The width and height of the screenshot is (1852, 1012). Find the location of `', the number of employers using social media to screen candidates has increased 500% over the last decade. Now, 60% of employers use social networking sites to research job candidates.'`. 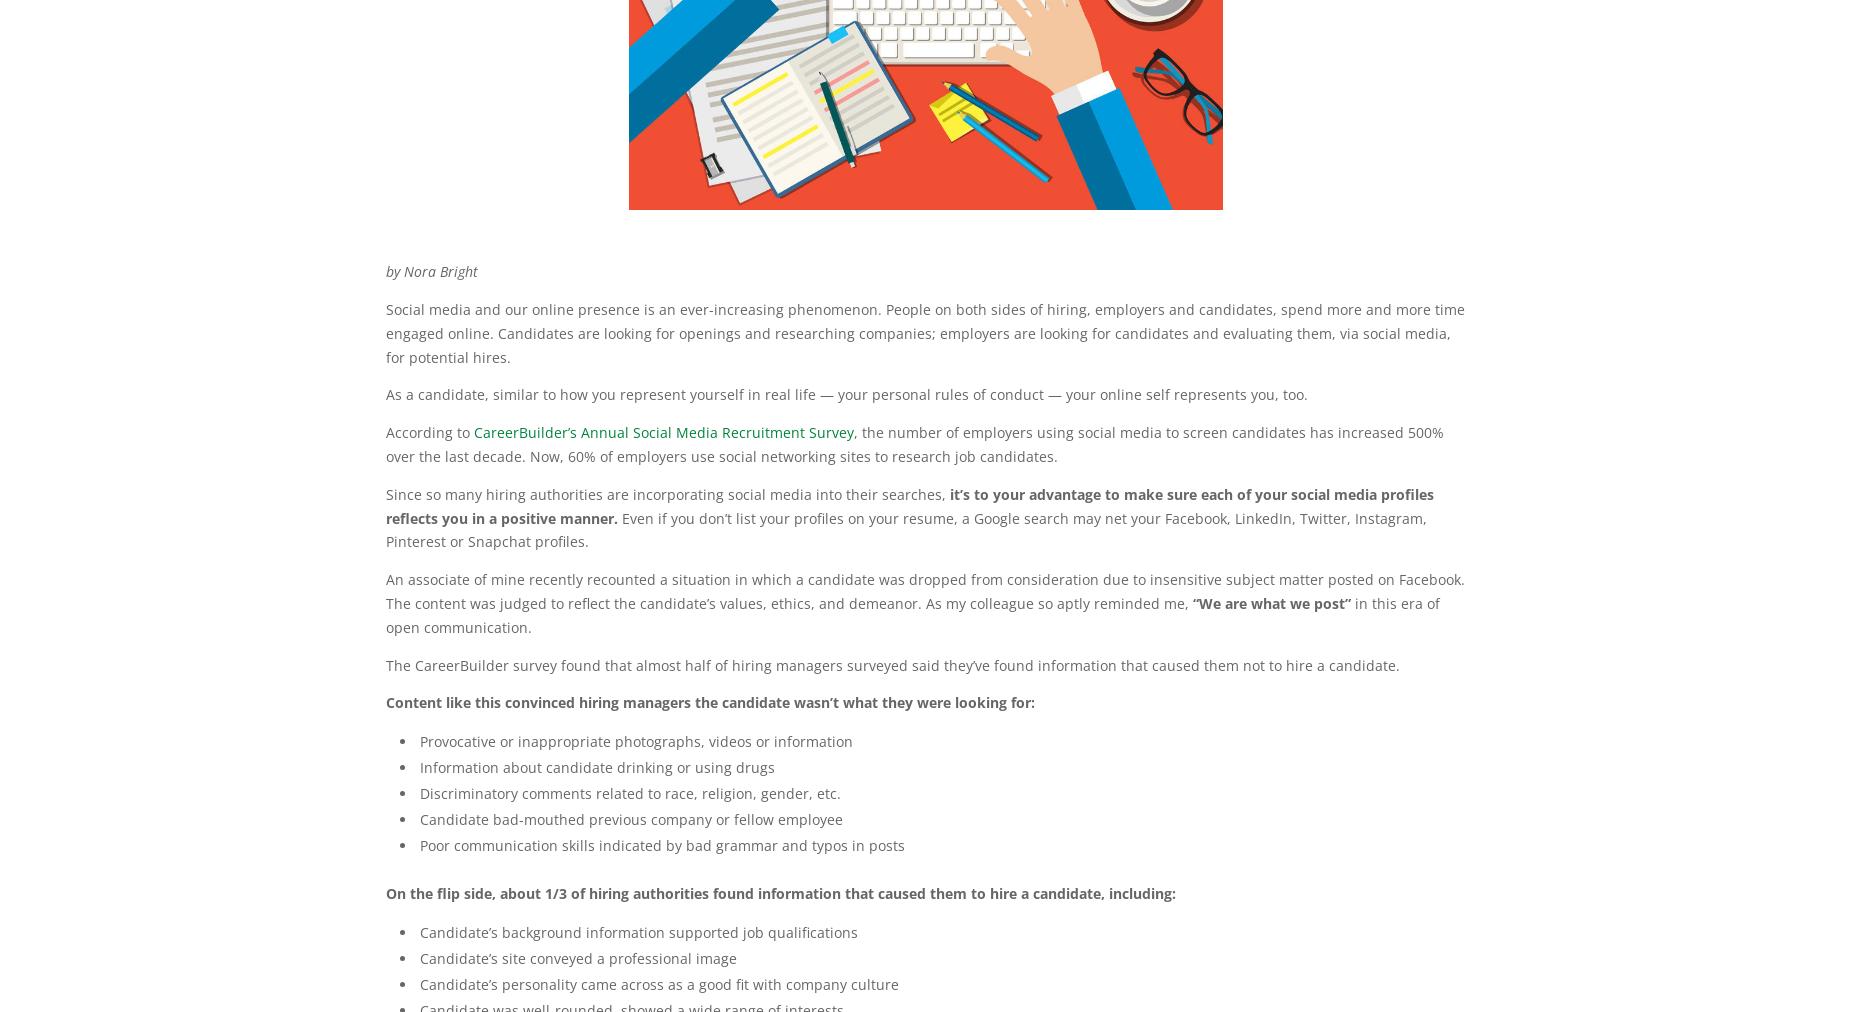

', the number of employers using social media to screen candidates has increased 500% over the last decade. Now, 60% of employers use social networking sites to research job candidates.' is located at coordinates (915, 444).